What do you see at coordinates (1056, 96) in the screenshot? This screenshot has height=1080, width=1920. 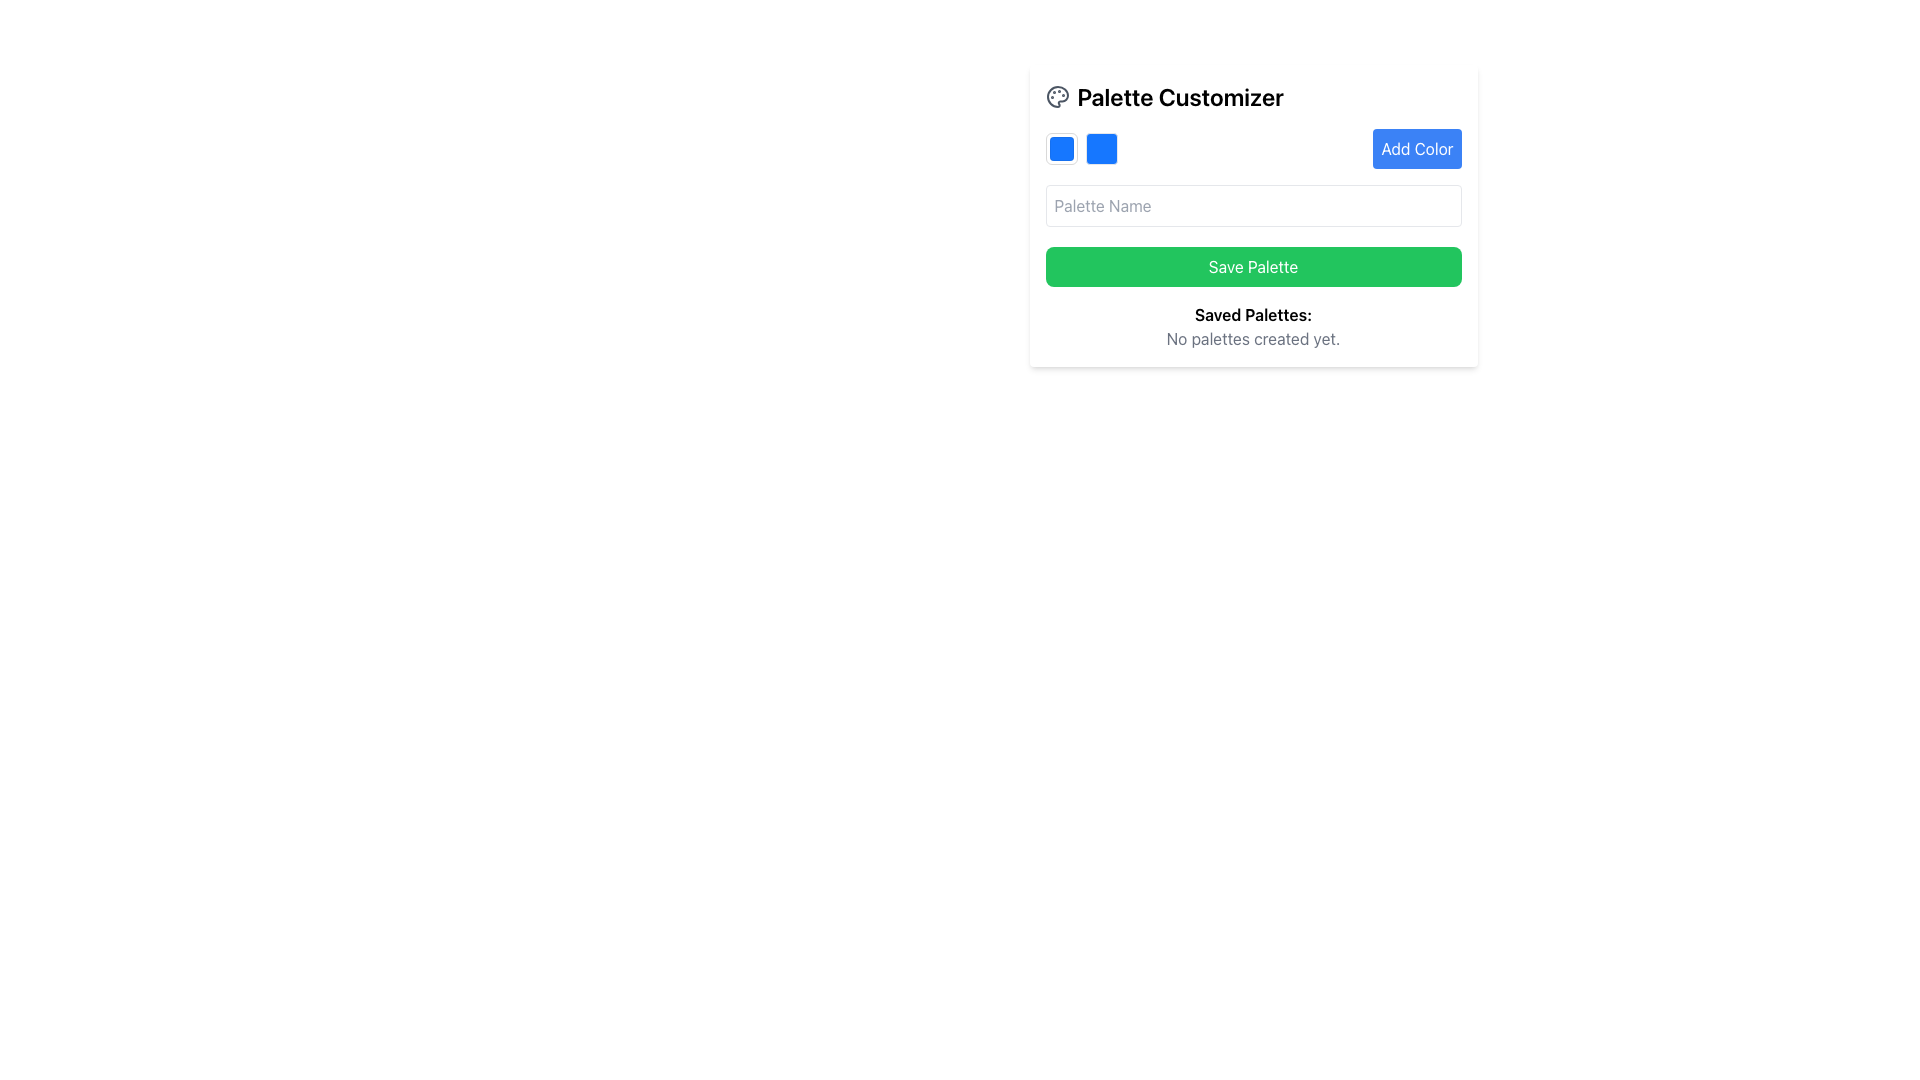 I see `the painter's palette icon located in the 'Palette Customizer' panel, which has a rounded shape and small circular cutouts, serving as a visual identifier for the section` at bounding box center [1056, 96].